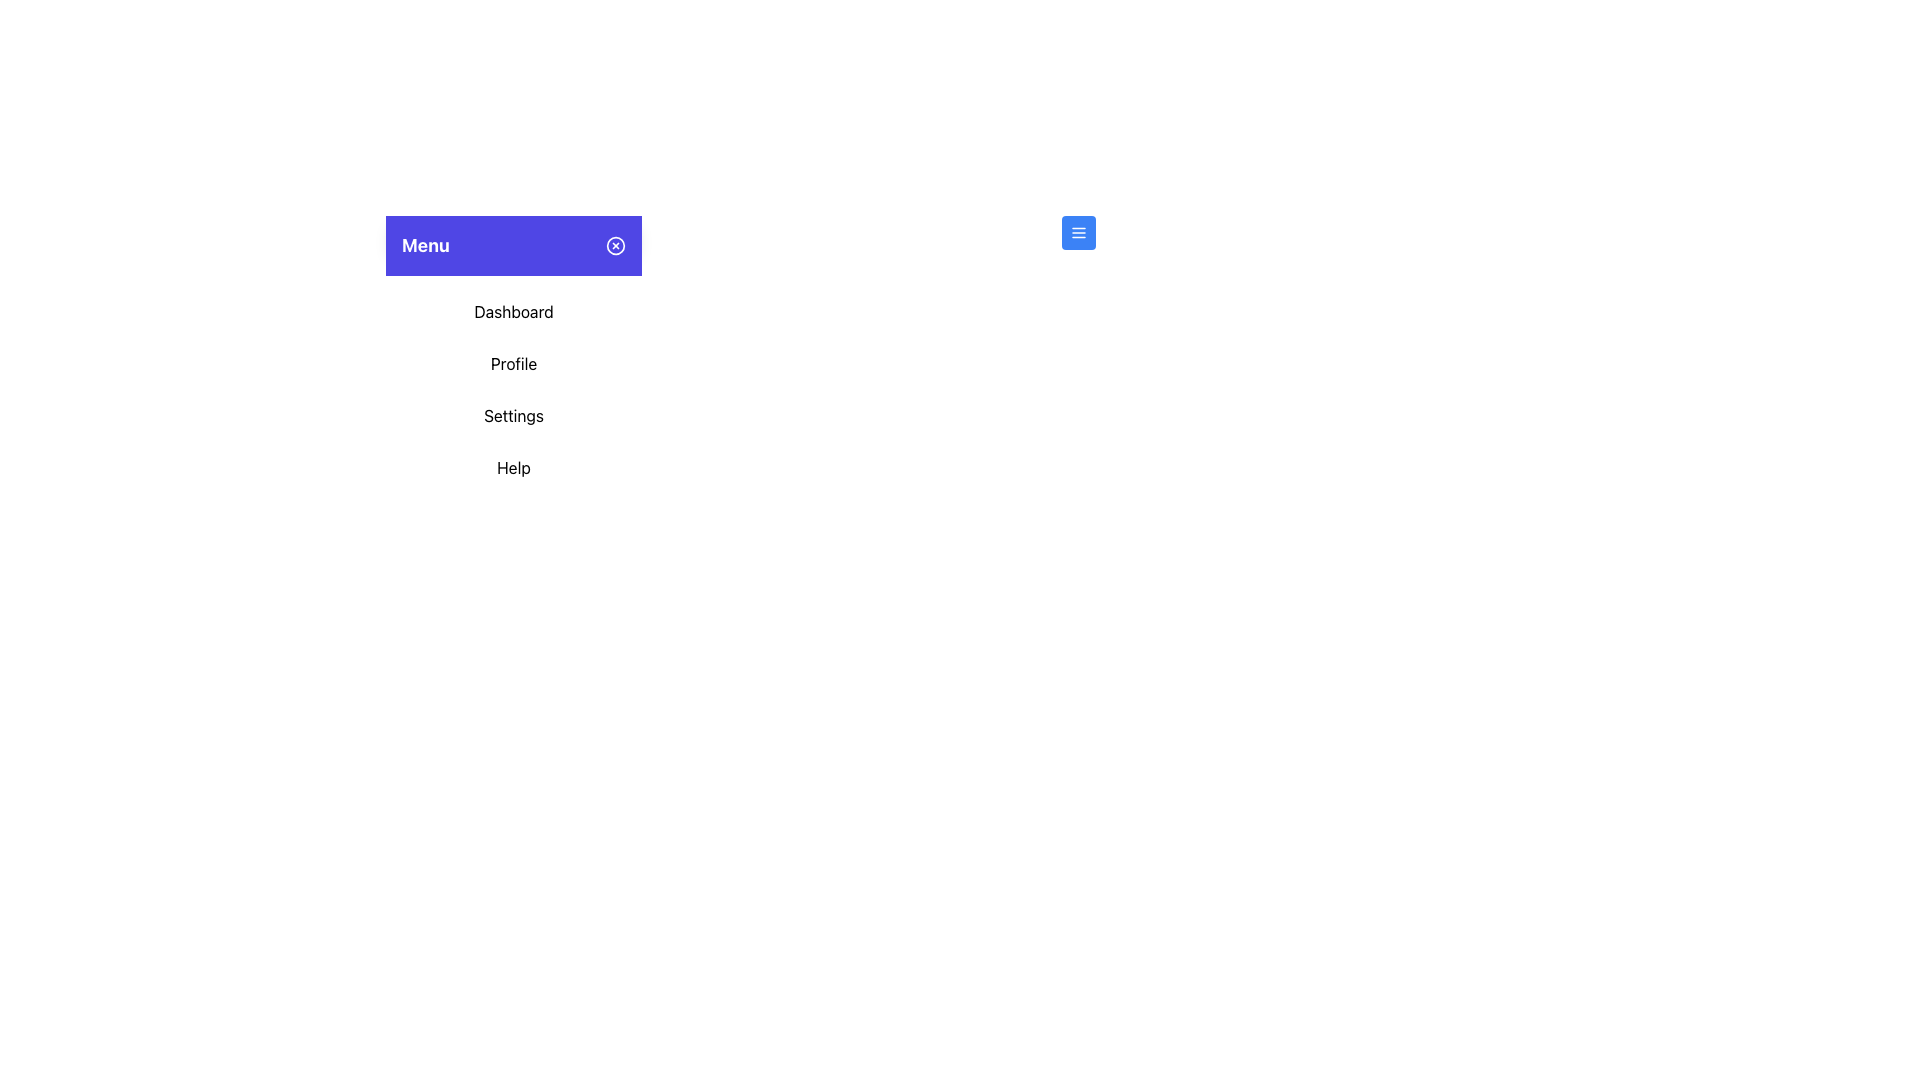 The height and width of the screenshot is (1080, 1920). Describe the element at coordinates (513, 415) in the screenshot. I see `the third item in the vertical list of four elements labeled 'Settings' located below the 'Menu' header` at that location.